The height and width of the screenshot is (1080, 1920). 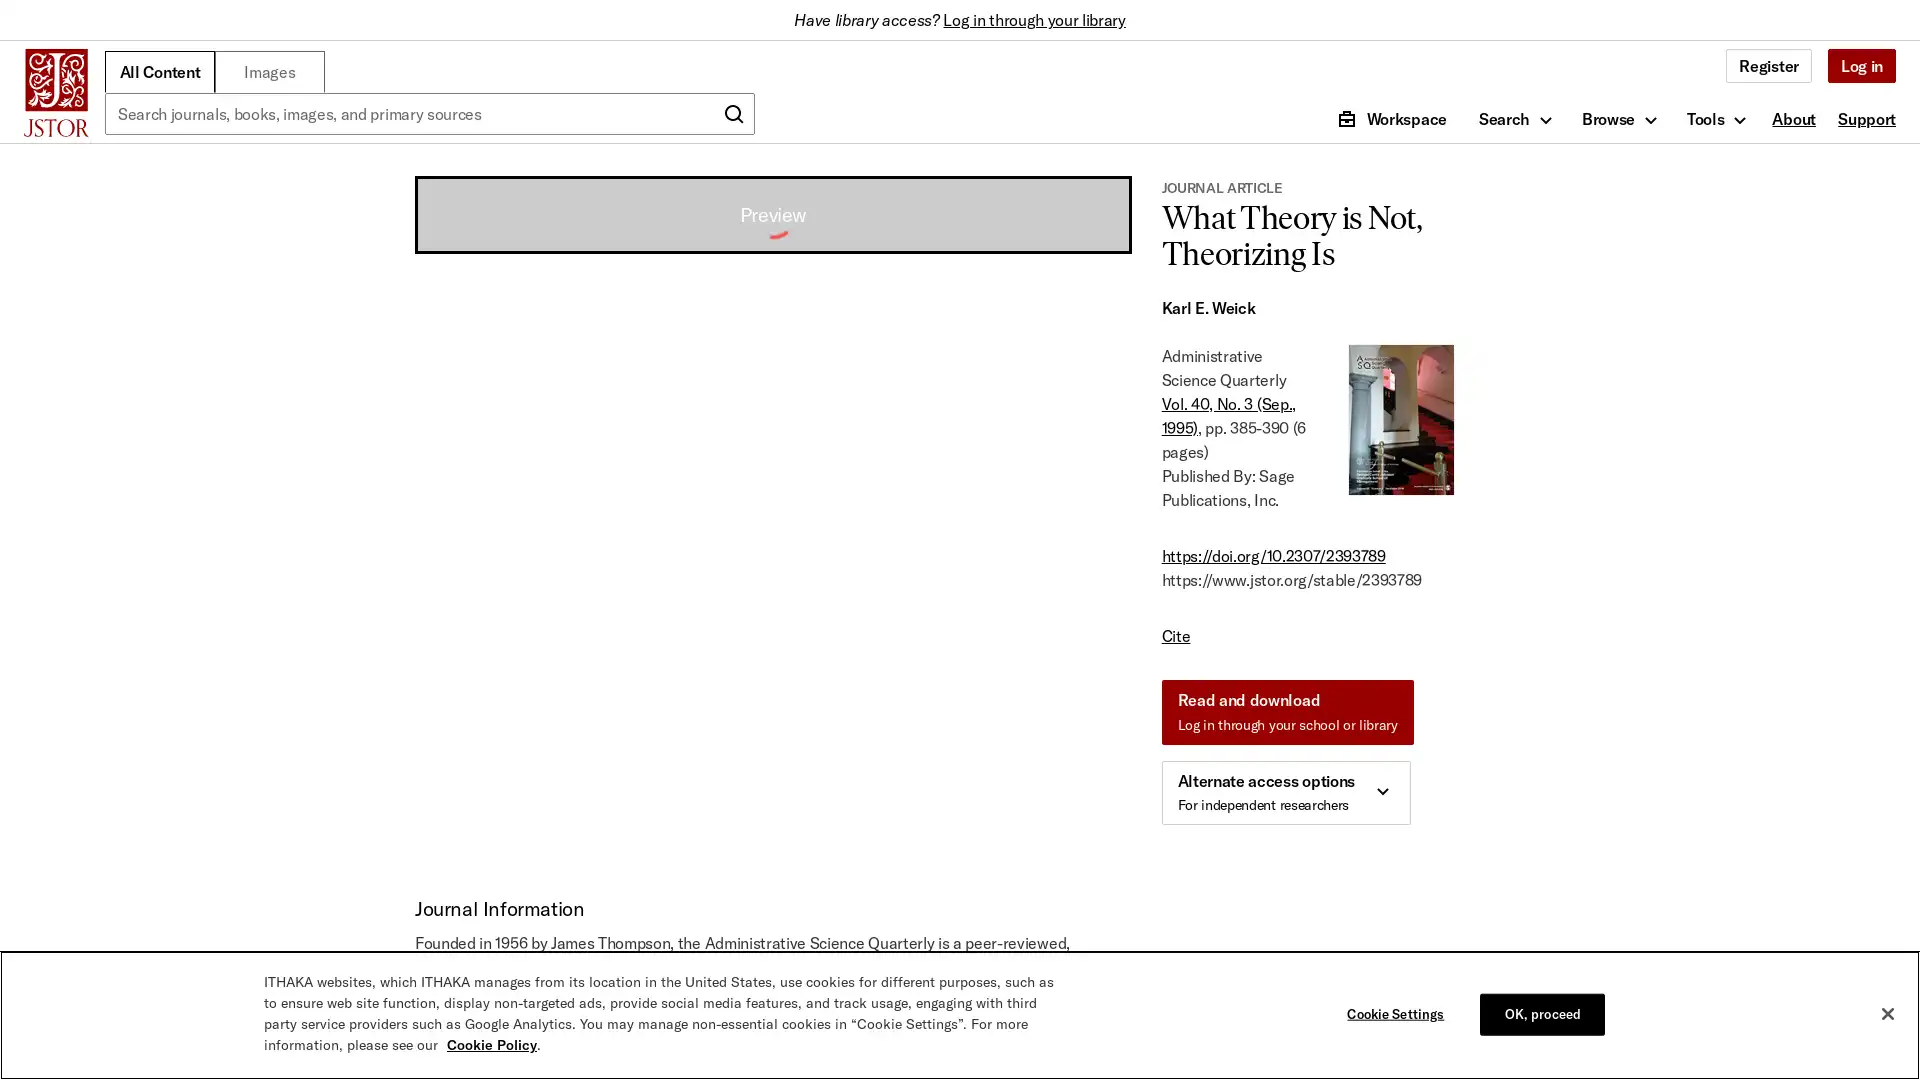 What do you see at coordinates (1886, 1014) in the screenshot?
I see `Close` at bounding box center [1886, 1014].